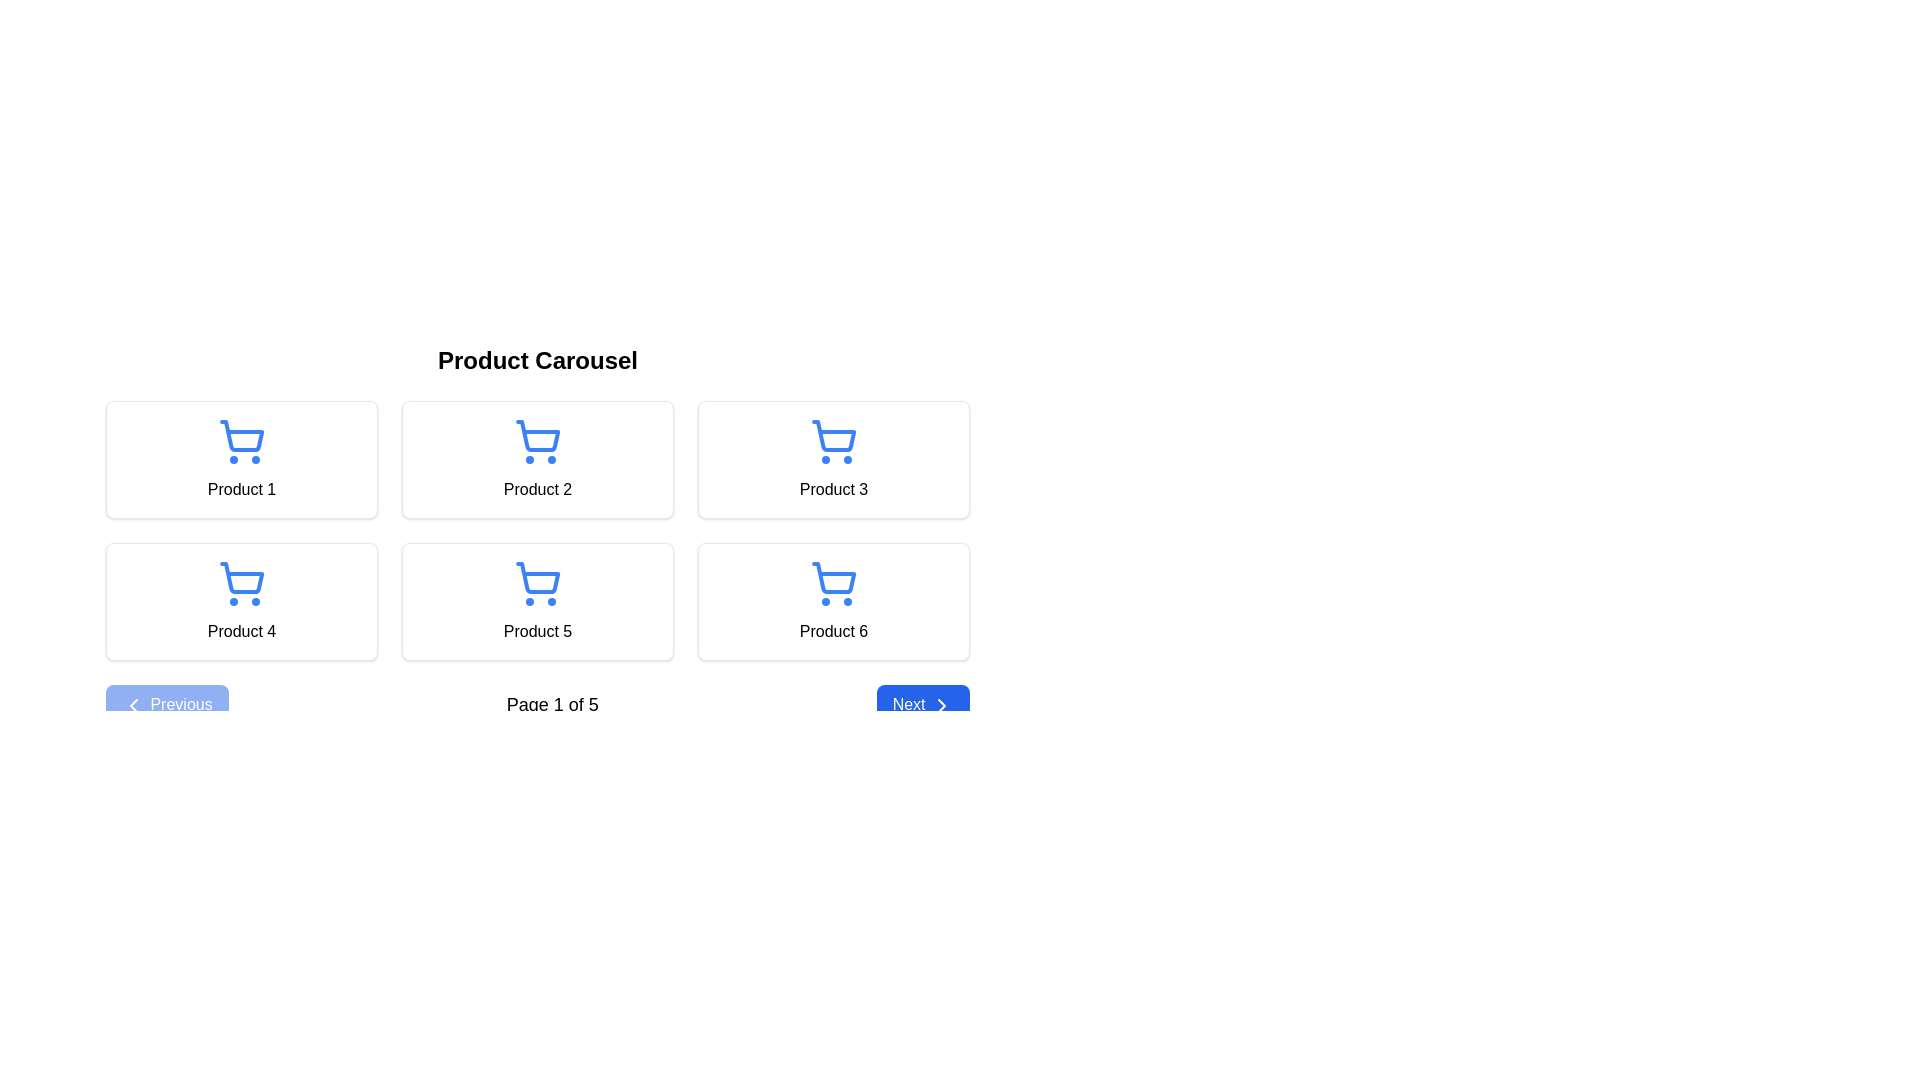  Describe the element at coordinates (240, 600) in the screenshot. I see `the card component representing 'Product 4' which is located in the second row and first column of the grid layout` at that location.